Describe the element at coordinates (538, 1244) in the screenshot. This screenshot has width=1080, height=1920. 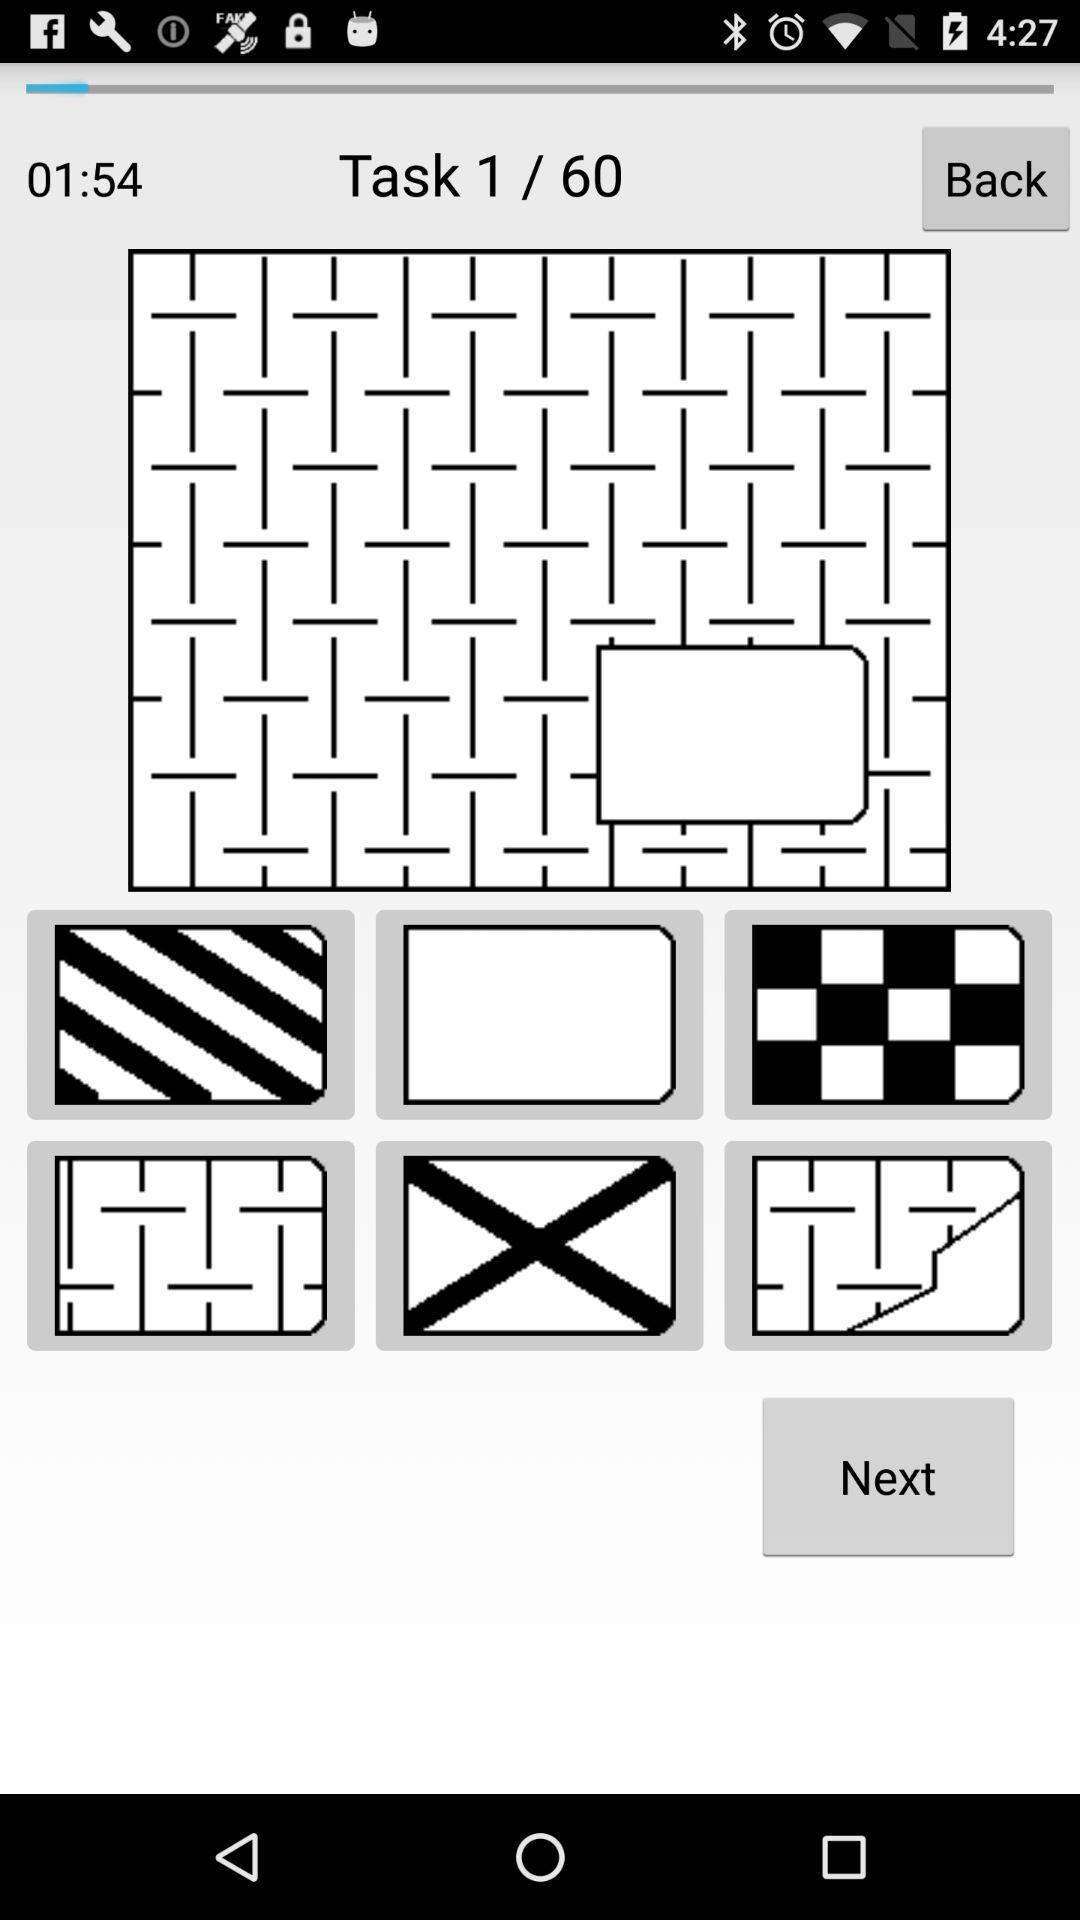
I see `cross shape` at that location.